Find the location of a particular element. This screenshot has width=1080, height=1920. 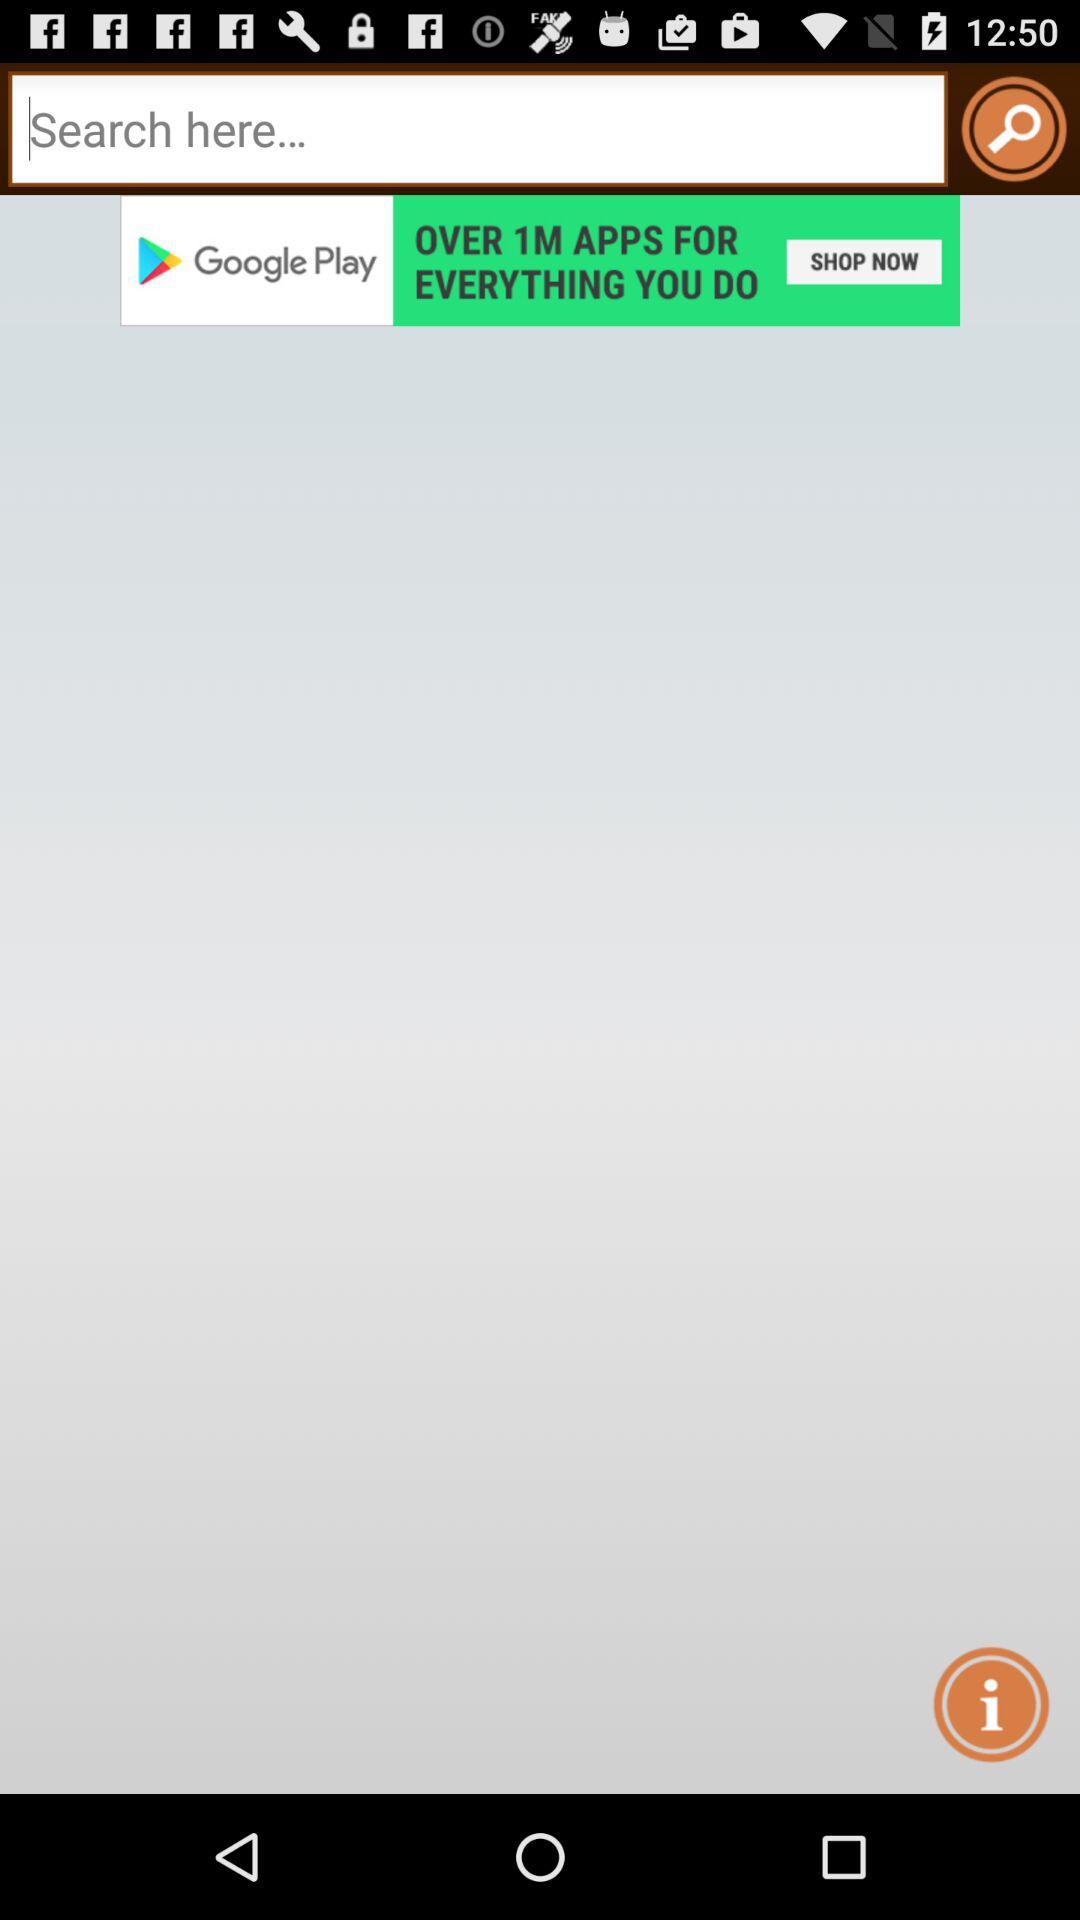

information is located at coordinates (990, 1703).